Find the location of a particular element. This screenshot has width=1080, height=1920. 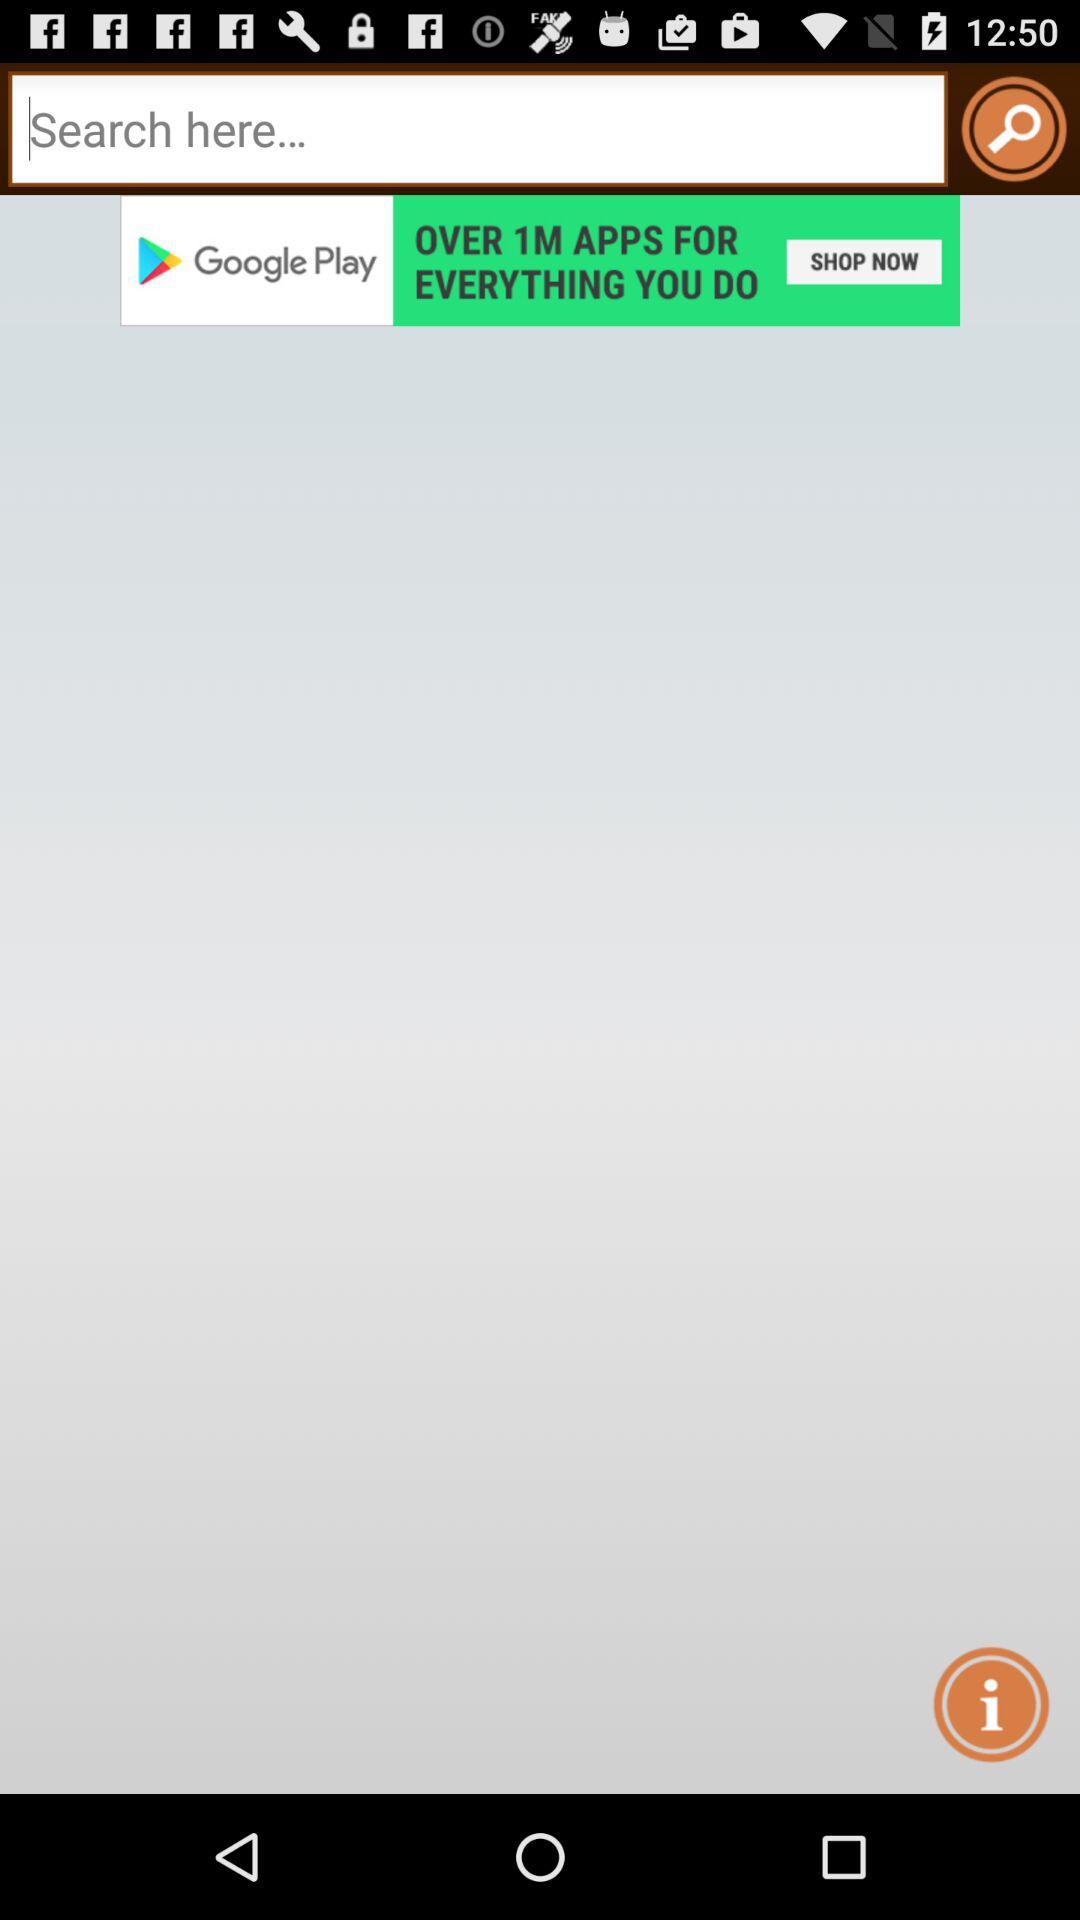

information is located at coordinates (990, 1703).